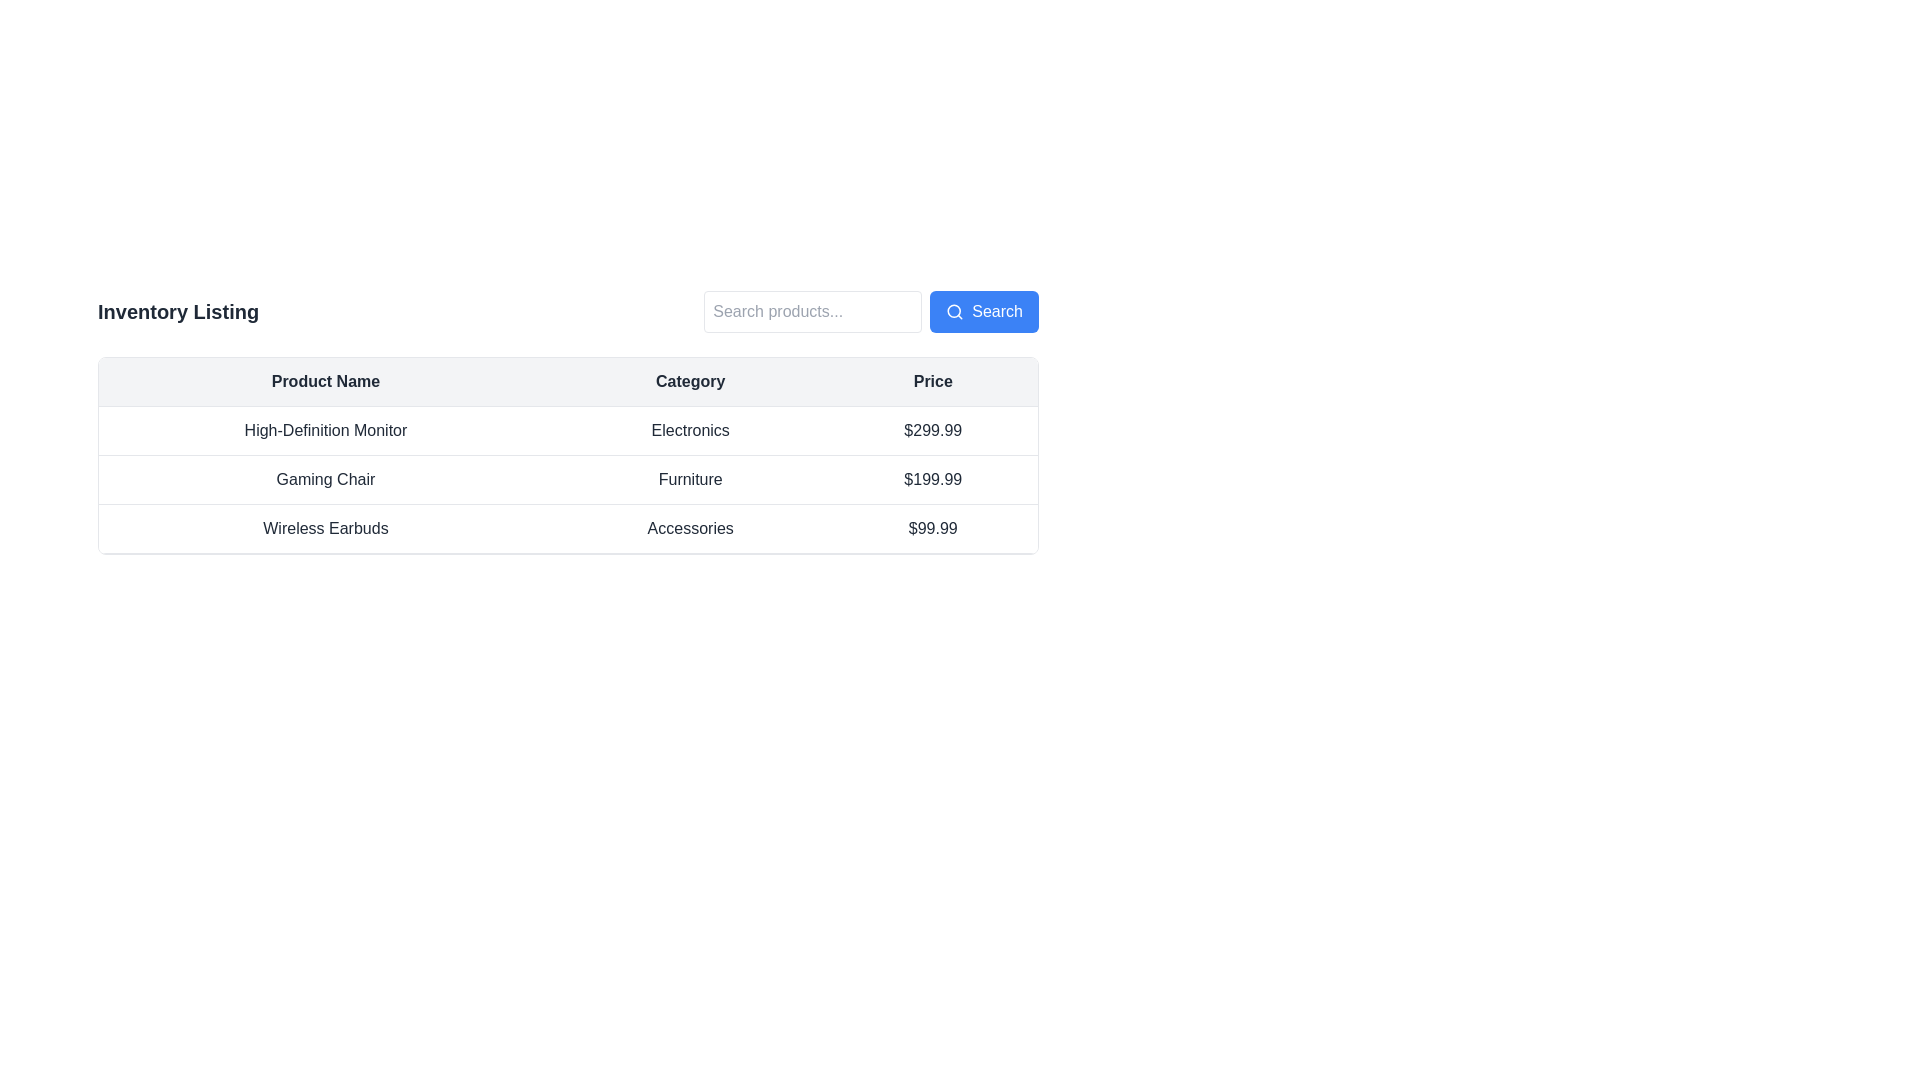 Image resolution: width=1920 pixels, height=1080 pixels. I want to click on the non-interactive text label displaying the price of the product 'Wireless Earbuds', located in the third row of a three-row table under the 'Price' column, so click(932, 527).